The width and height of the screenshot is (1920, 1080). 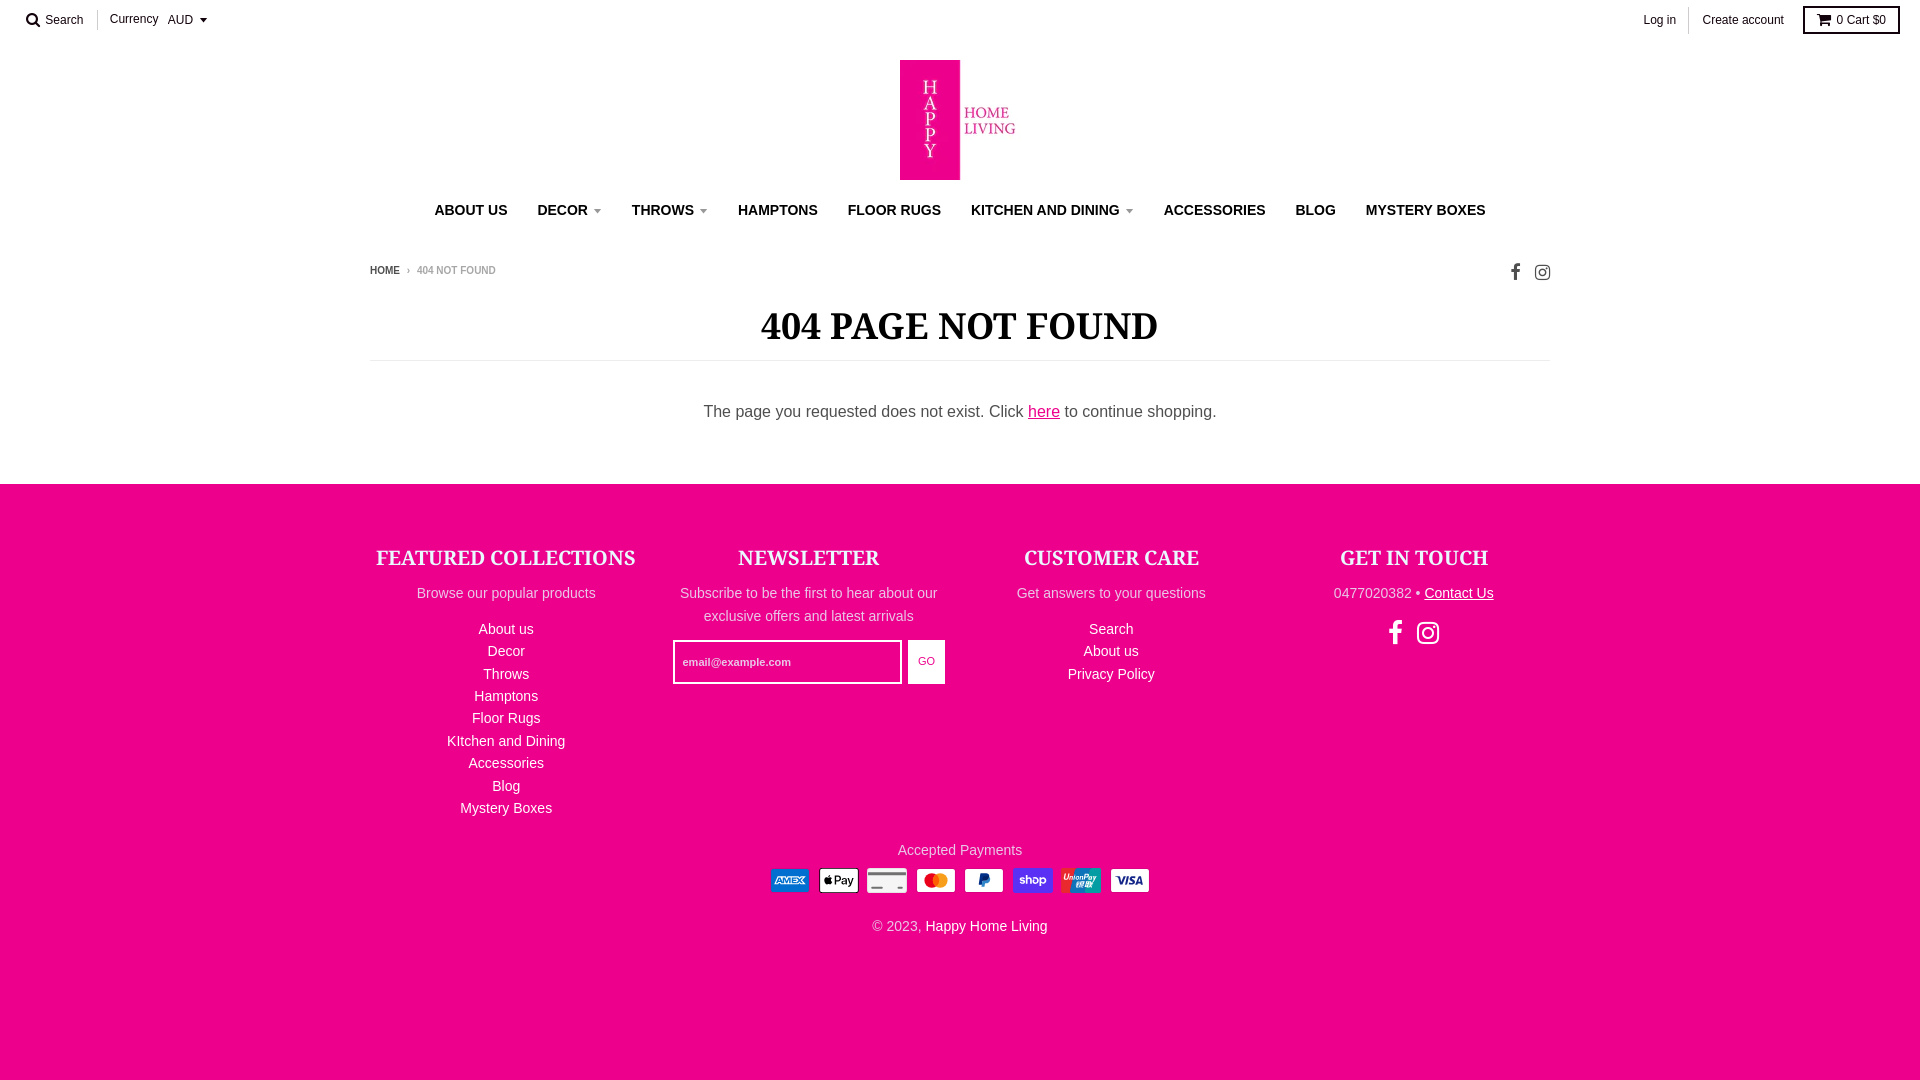 I want to click on 'About us', so click(x=506, y=627).